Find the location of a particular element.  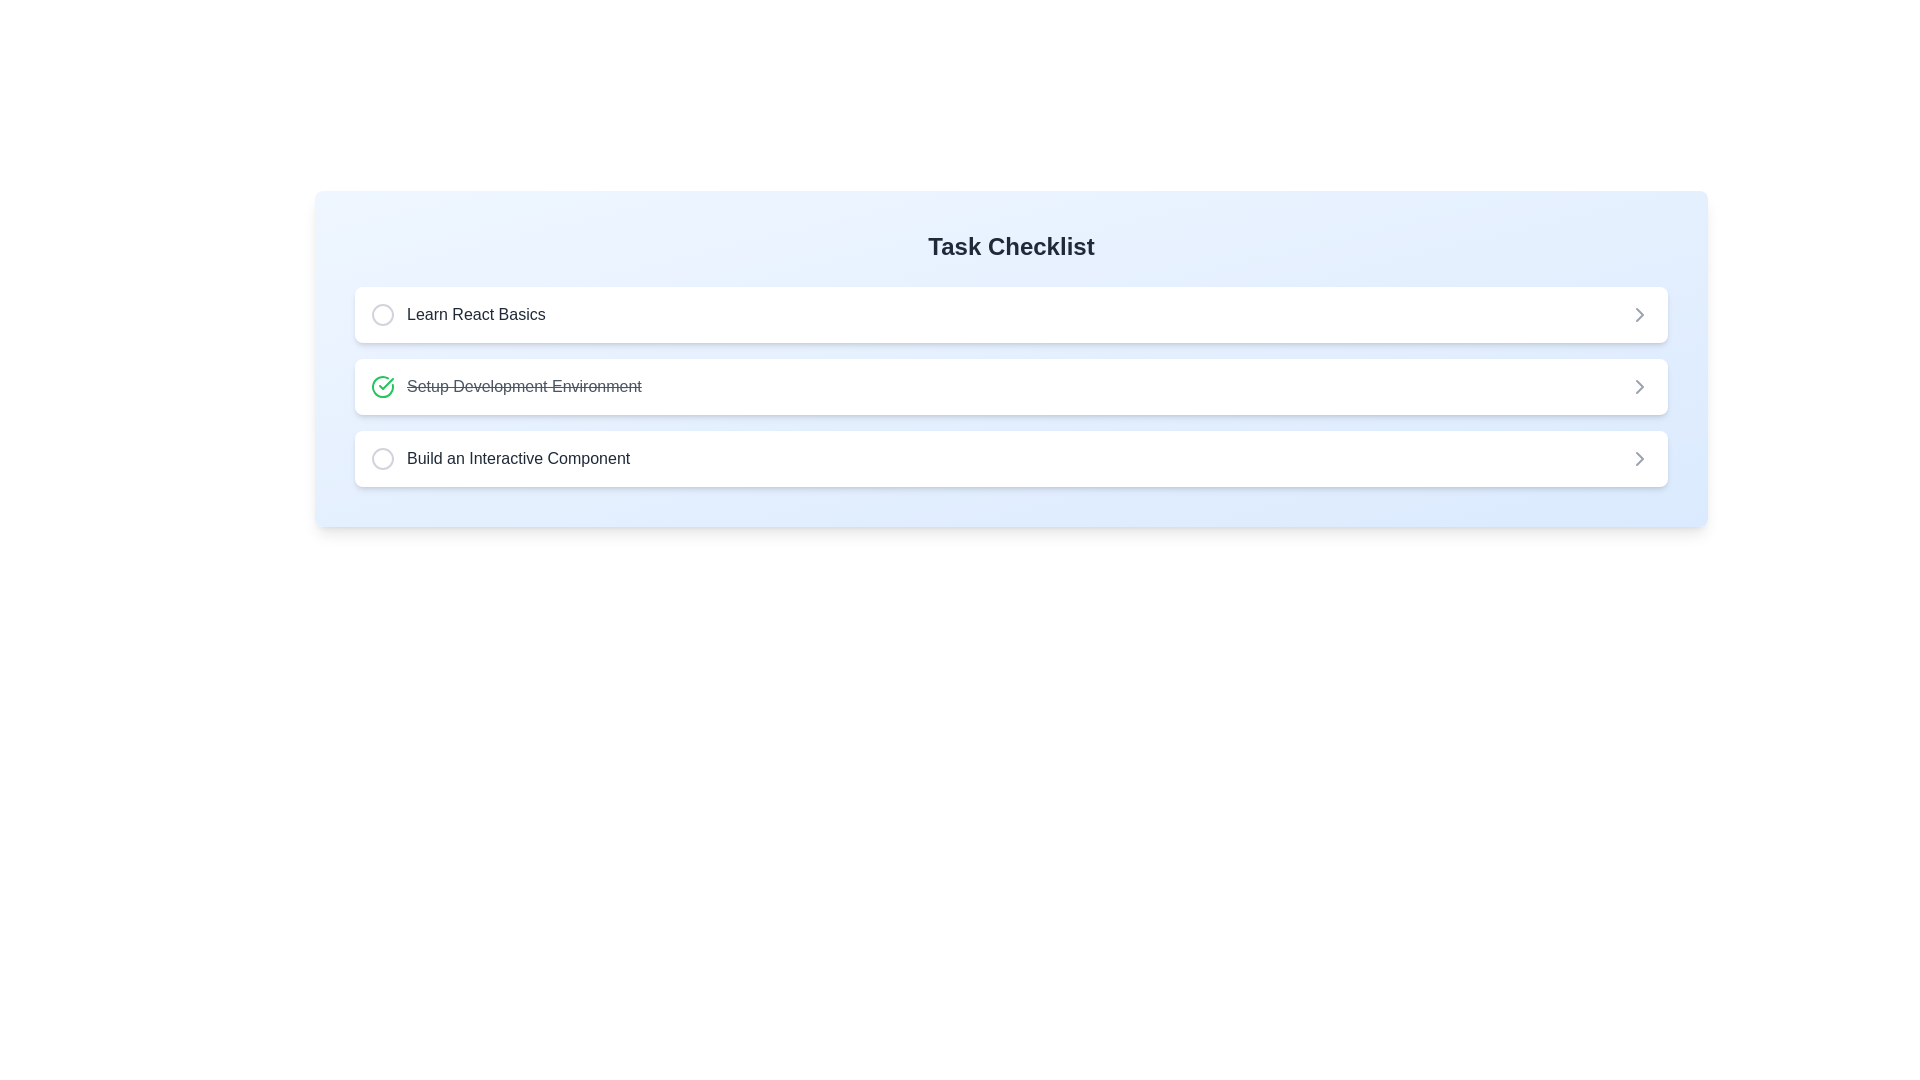

the green checkmark icon representing the completion status for the checklist item 'Setup Development Environment' is located at coordinates (383, 386).